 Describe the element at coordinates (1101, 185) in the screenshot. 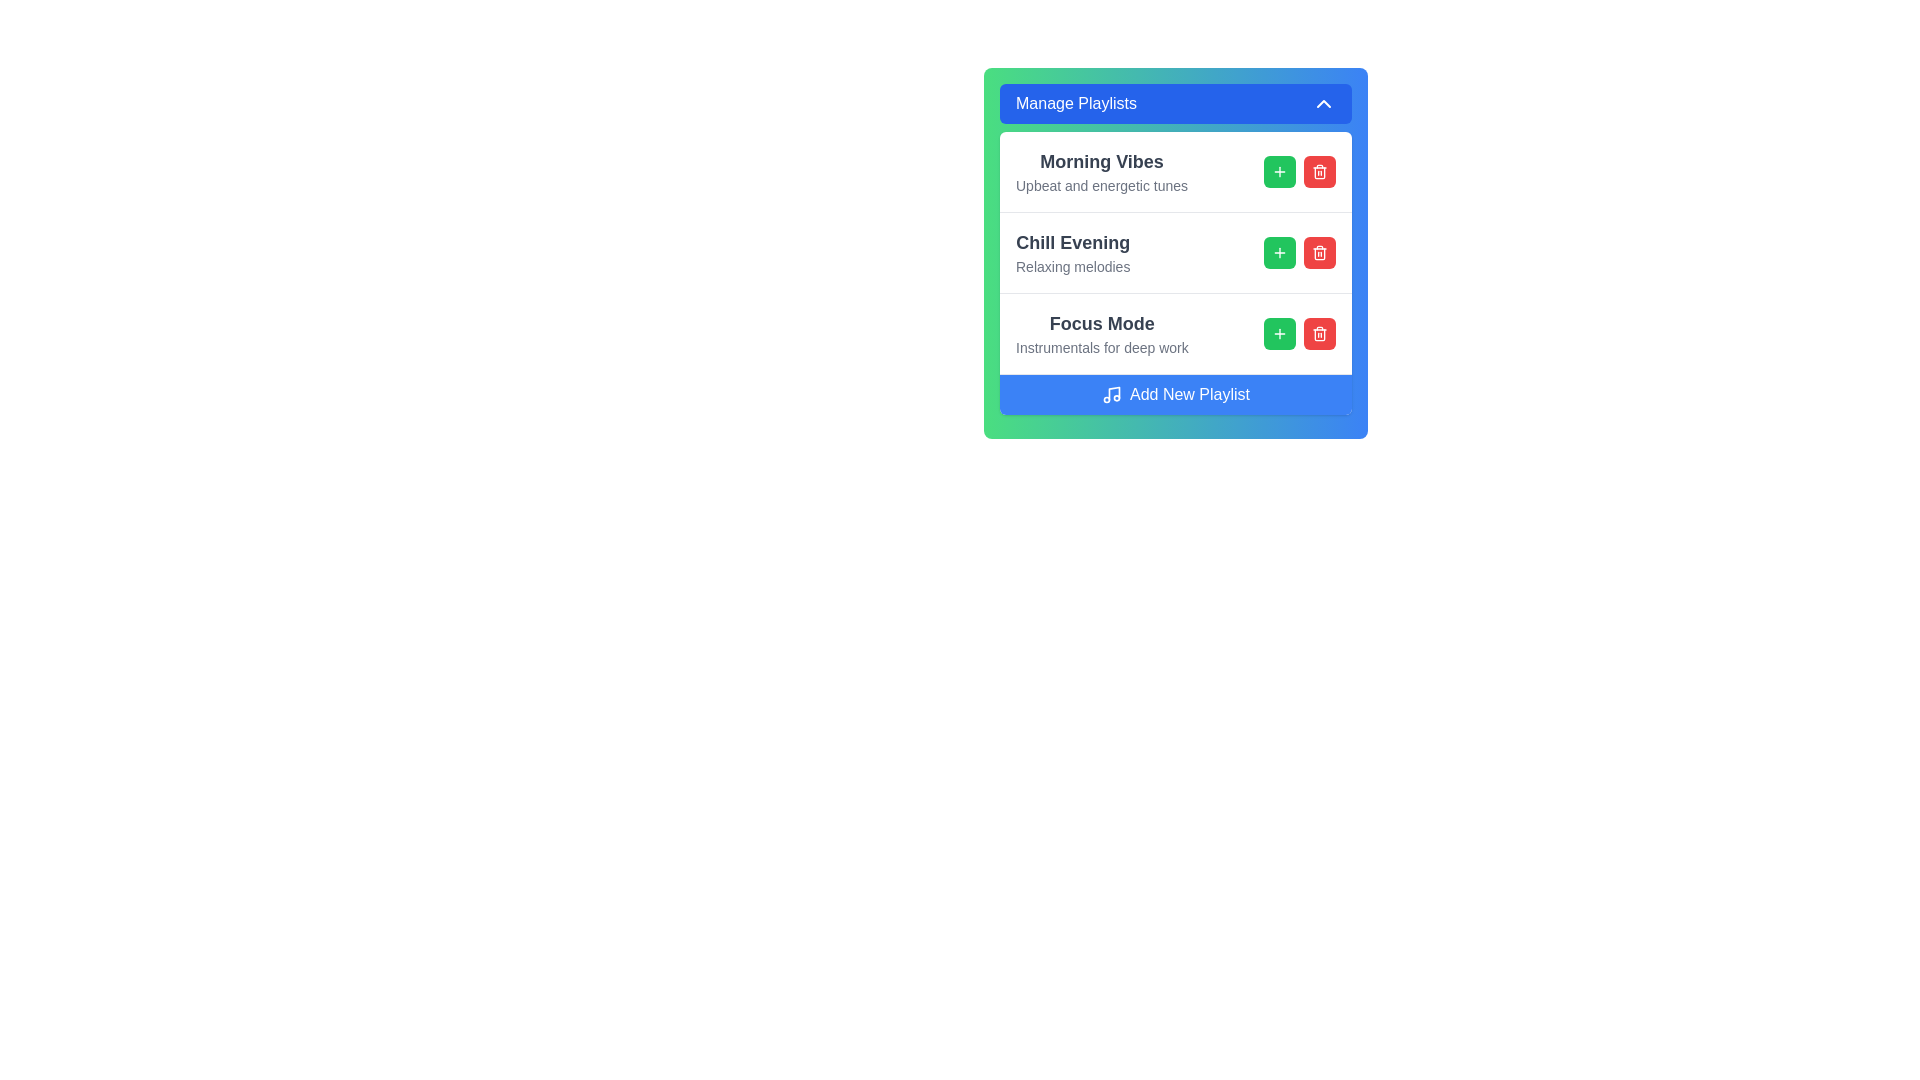

I see `the text label that provides a brief description for the playlist titled 'Morning Vibes', located directly below the 'Morning Vibes' text in the Manage Playlists interface` at that location.